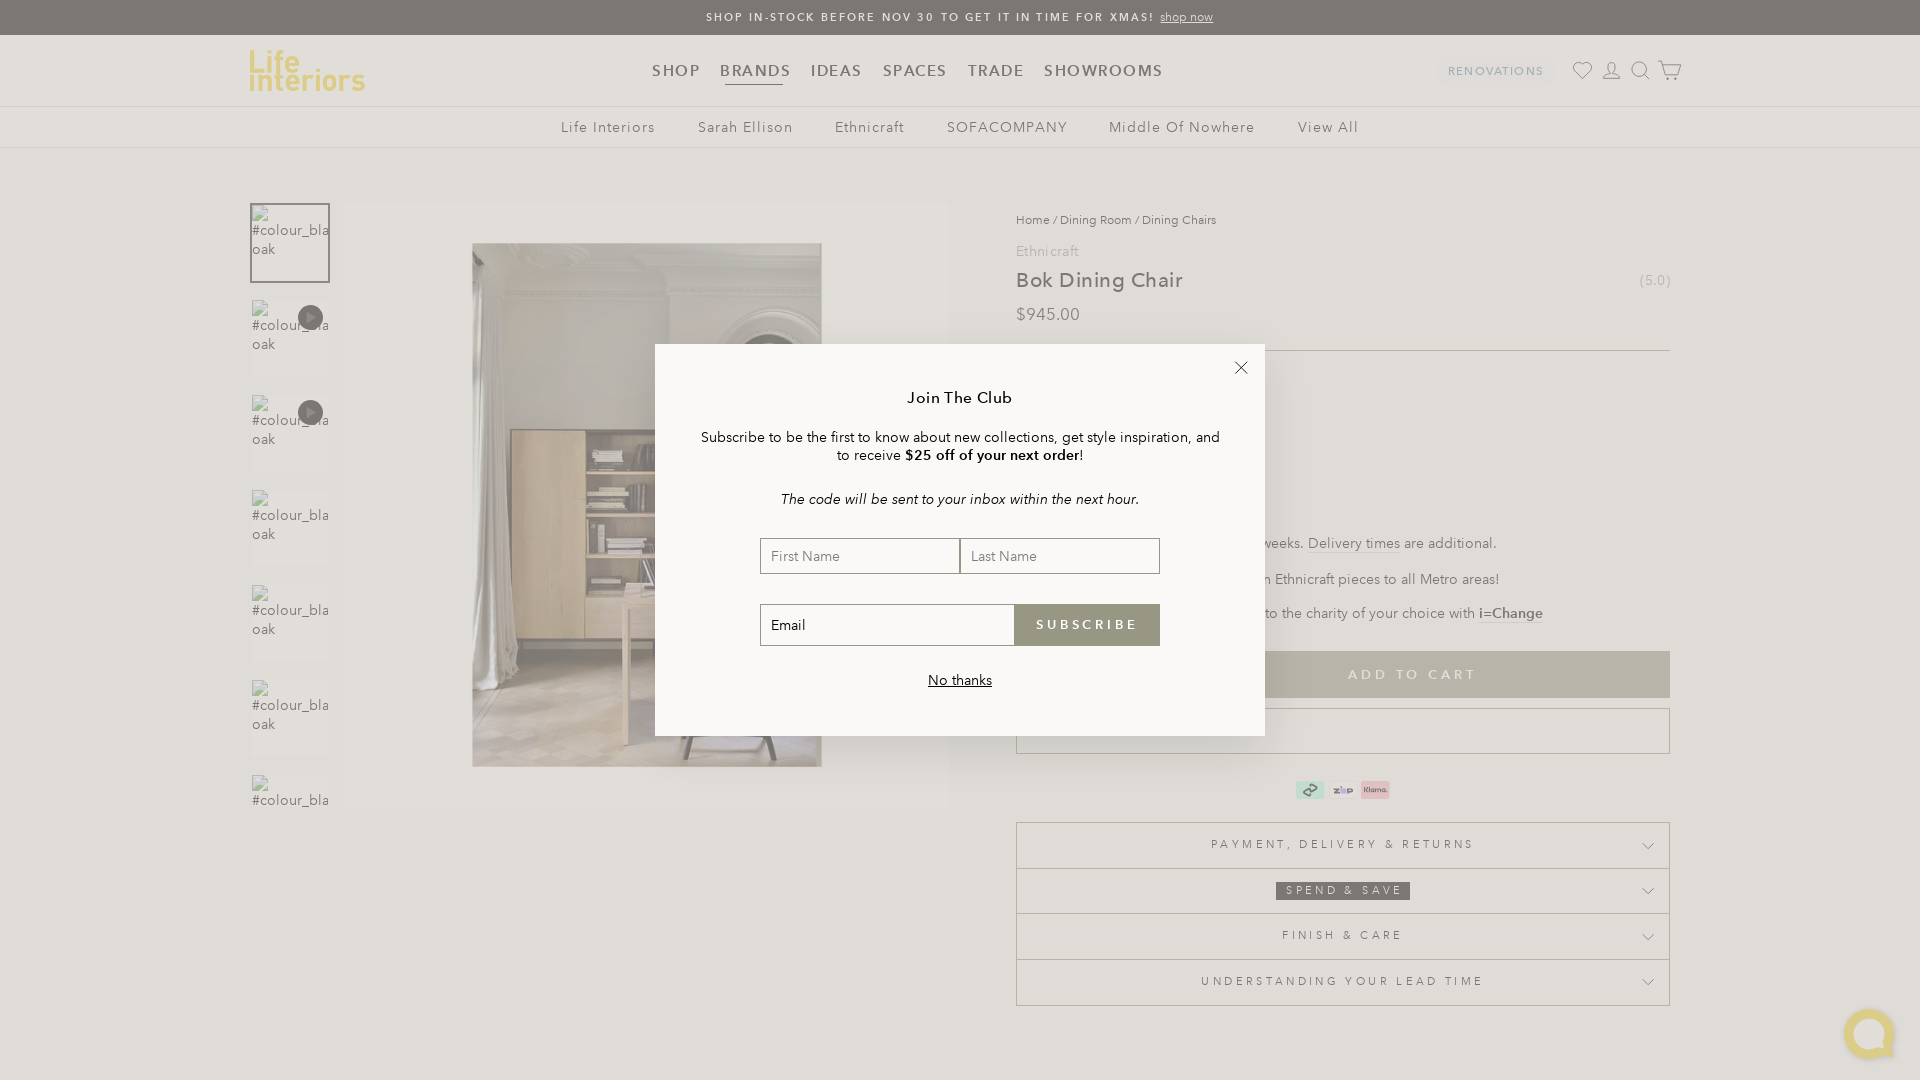  Describe the element at coordinates (1611, 69) in the screenshot. I see `'ACCOUNT` at that location.